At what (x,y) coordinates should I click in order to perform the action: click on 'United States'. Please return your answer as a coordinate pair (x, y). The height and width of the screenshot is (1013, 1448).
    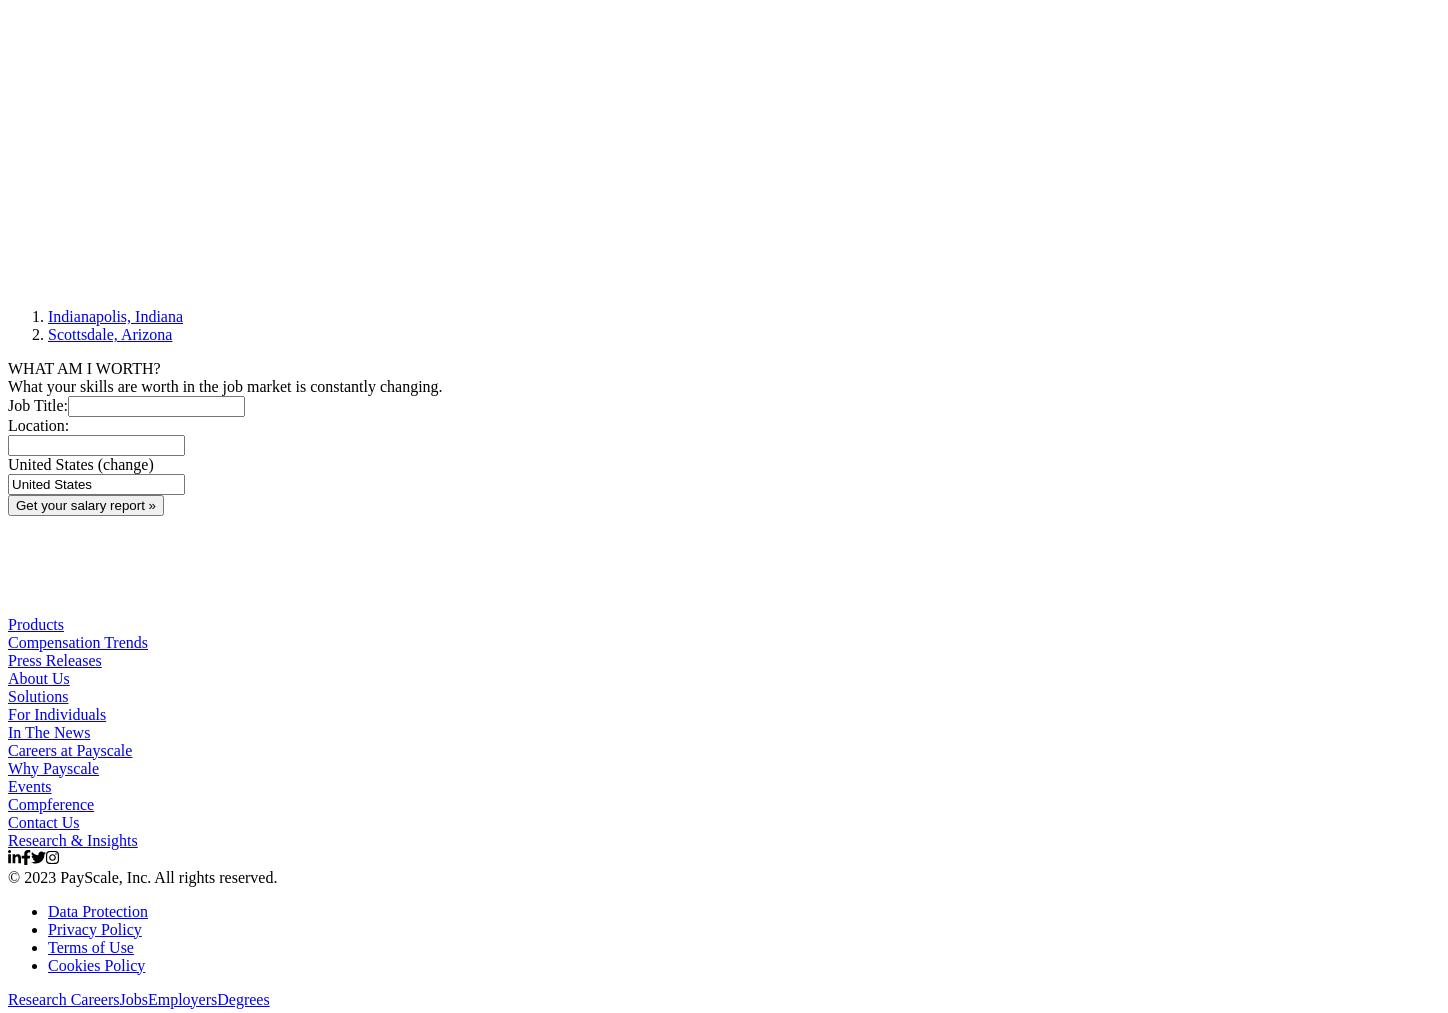
    Looking at the image, I should click on (50, 463).